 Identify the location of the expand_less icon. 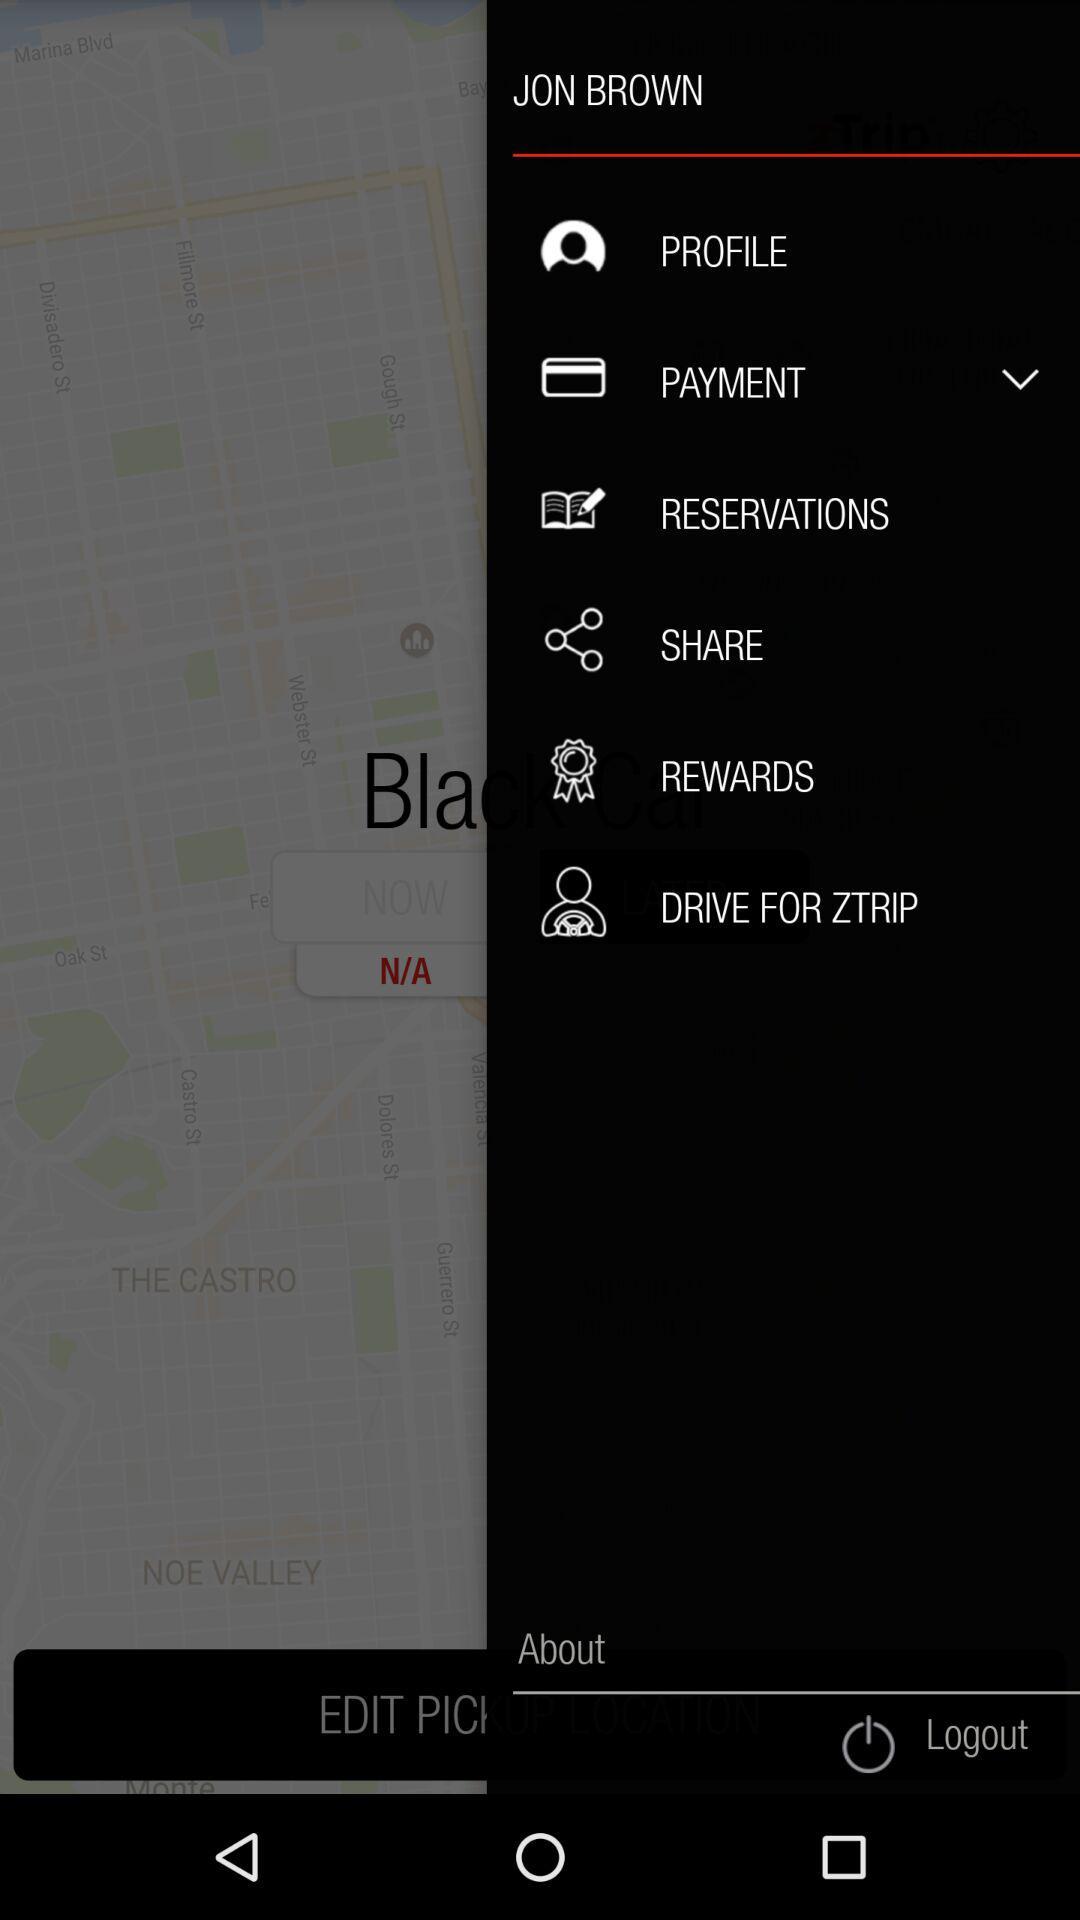
(1001, 145).